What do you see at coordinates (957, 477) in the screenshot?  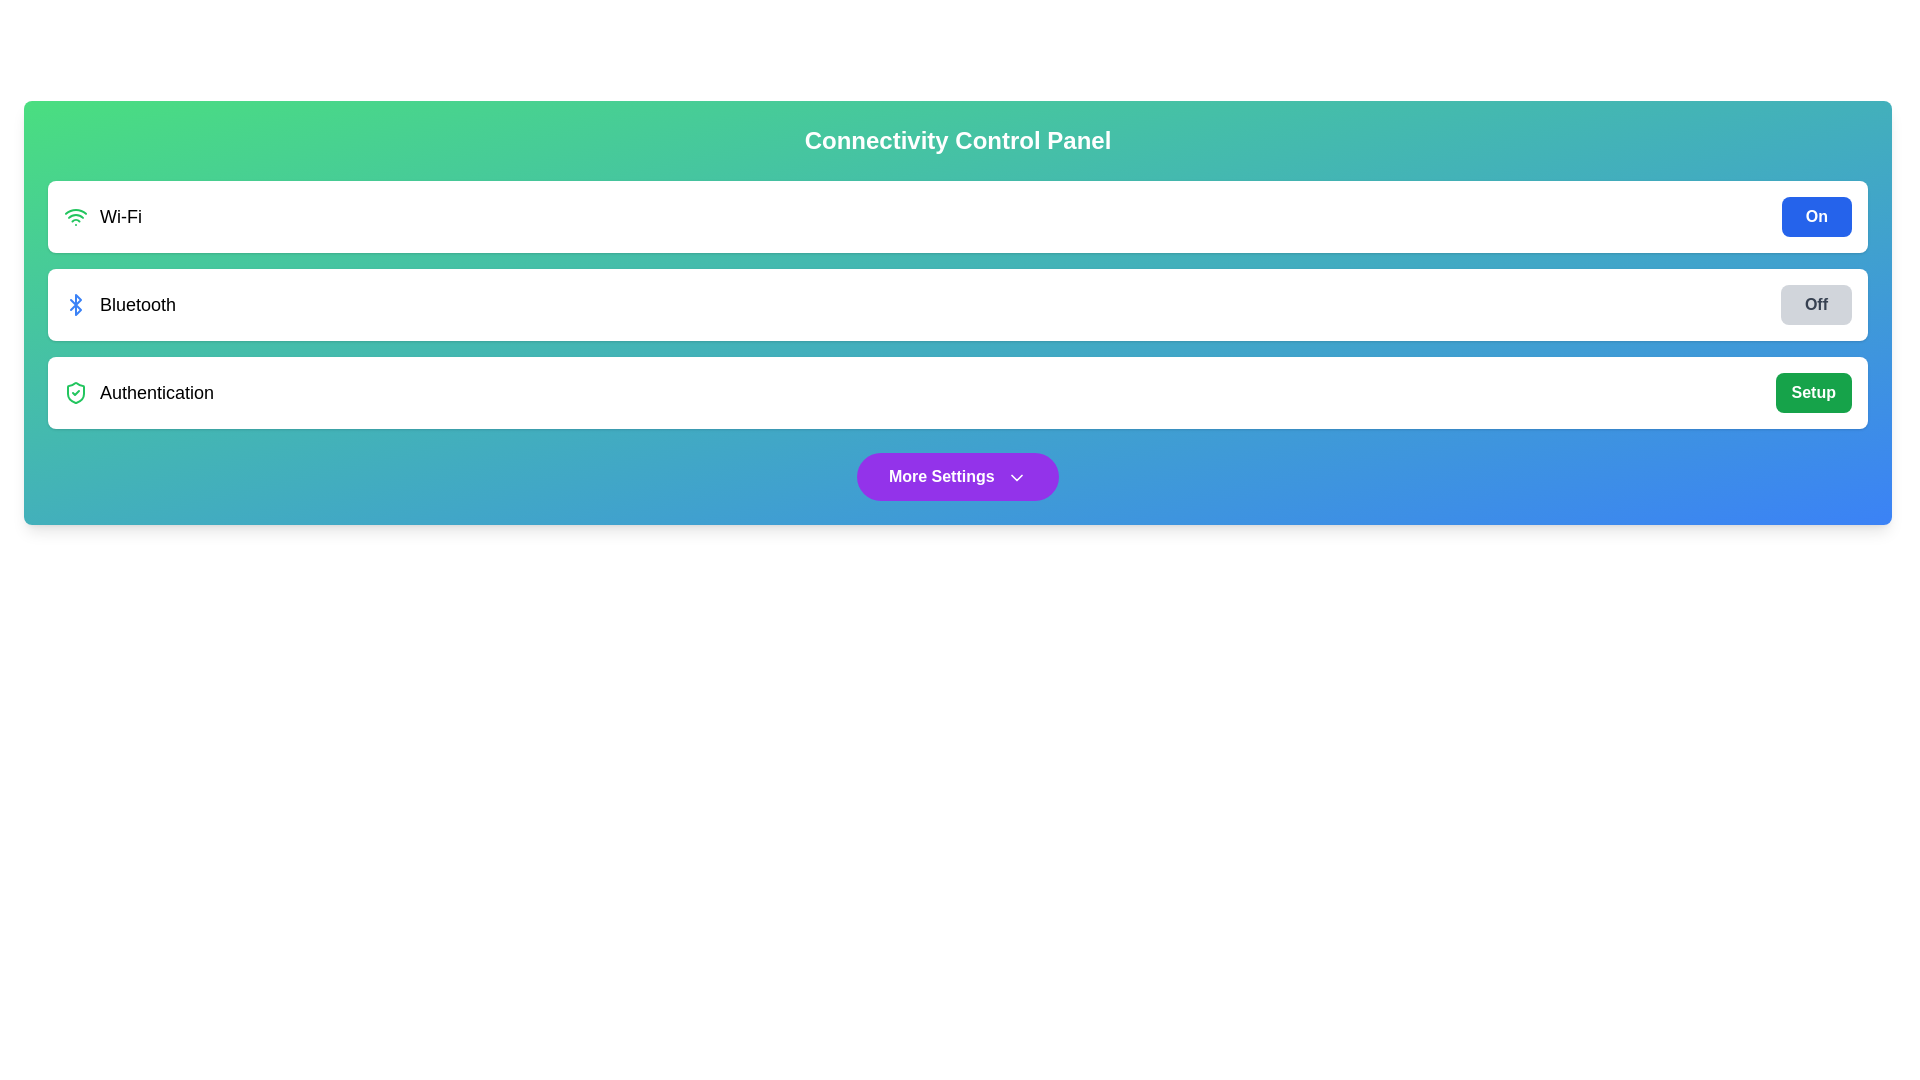 I see `the button with a dropdown indicator in the Connectivity Control Panel` at bounding box center [957, 477].